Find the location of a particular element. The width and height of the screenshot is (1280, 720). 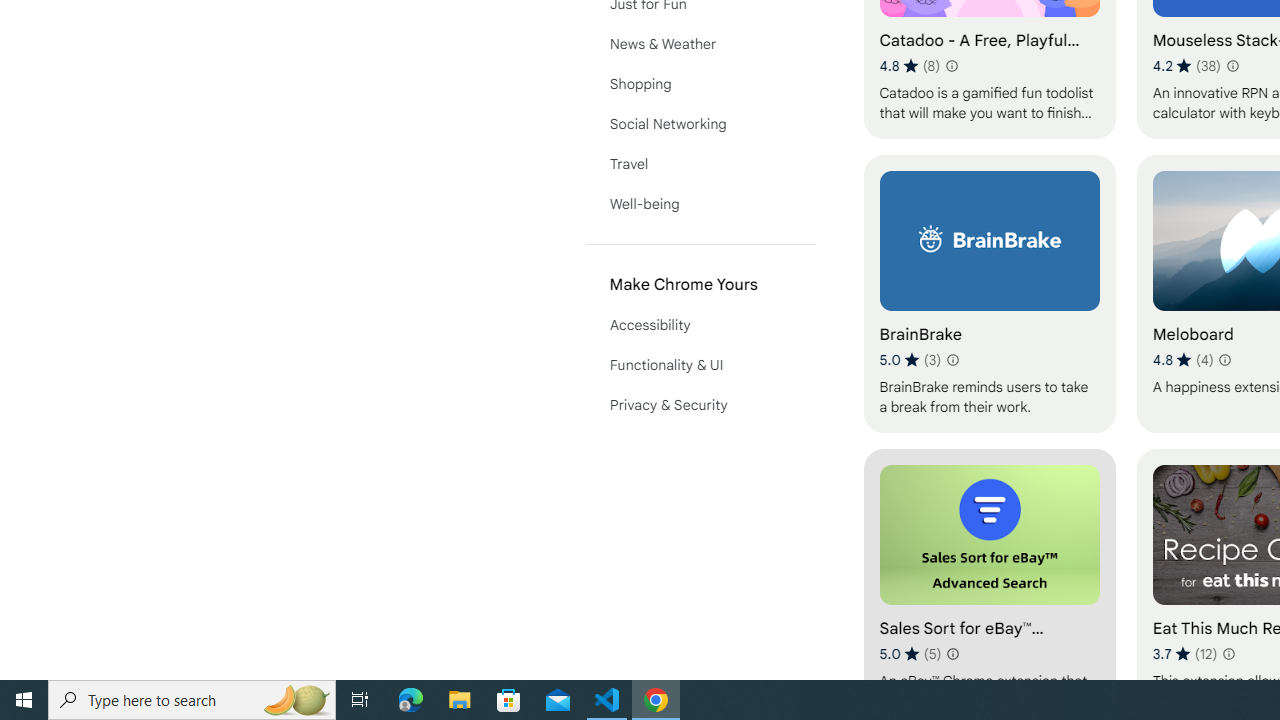

'Average rating 3.7 out of 5 stars. 12 ratings.' is located at coordinates (1185, 653).